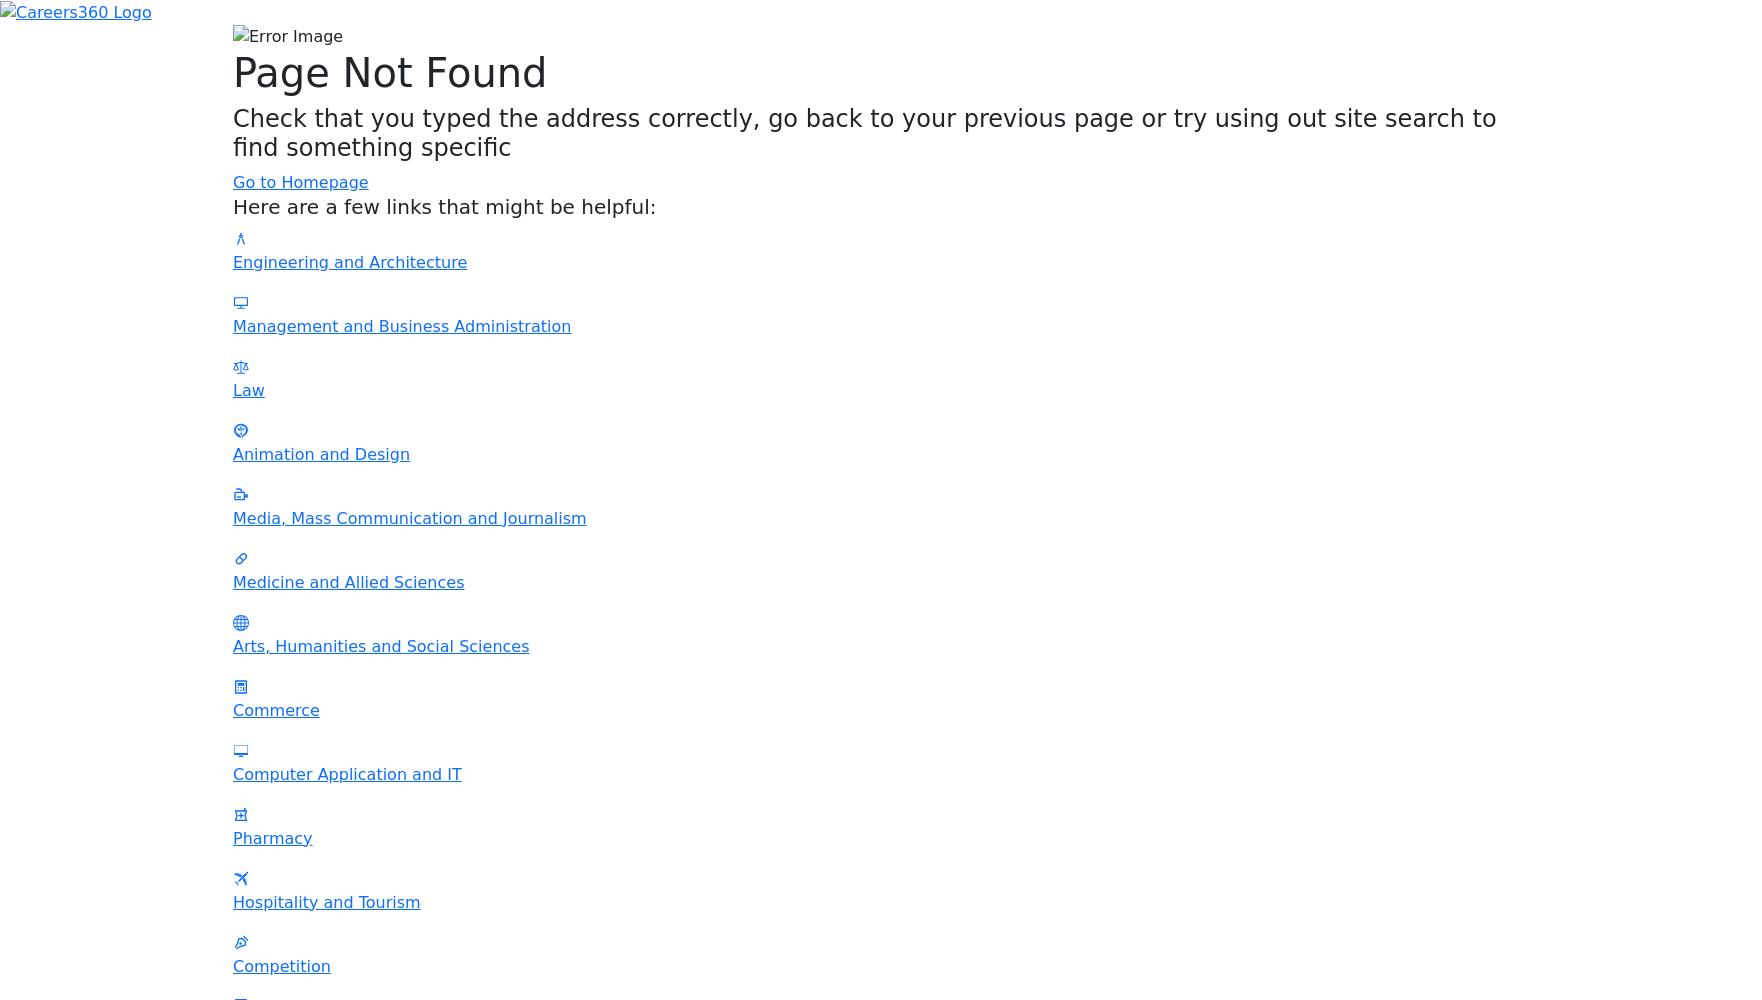 This screenshot has width=1762, height=1000. I want to click on 'Arts, Humanities and Social Sciences', so click(380, 645).